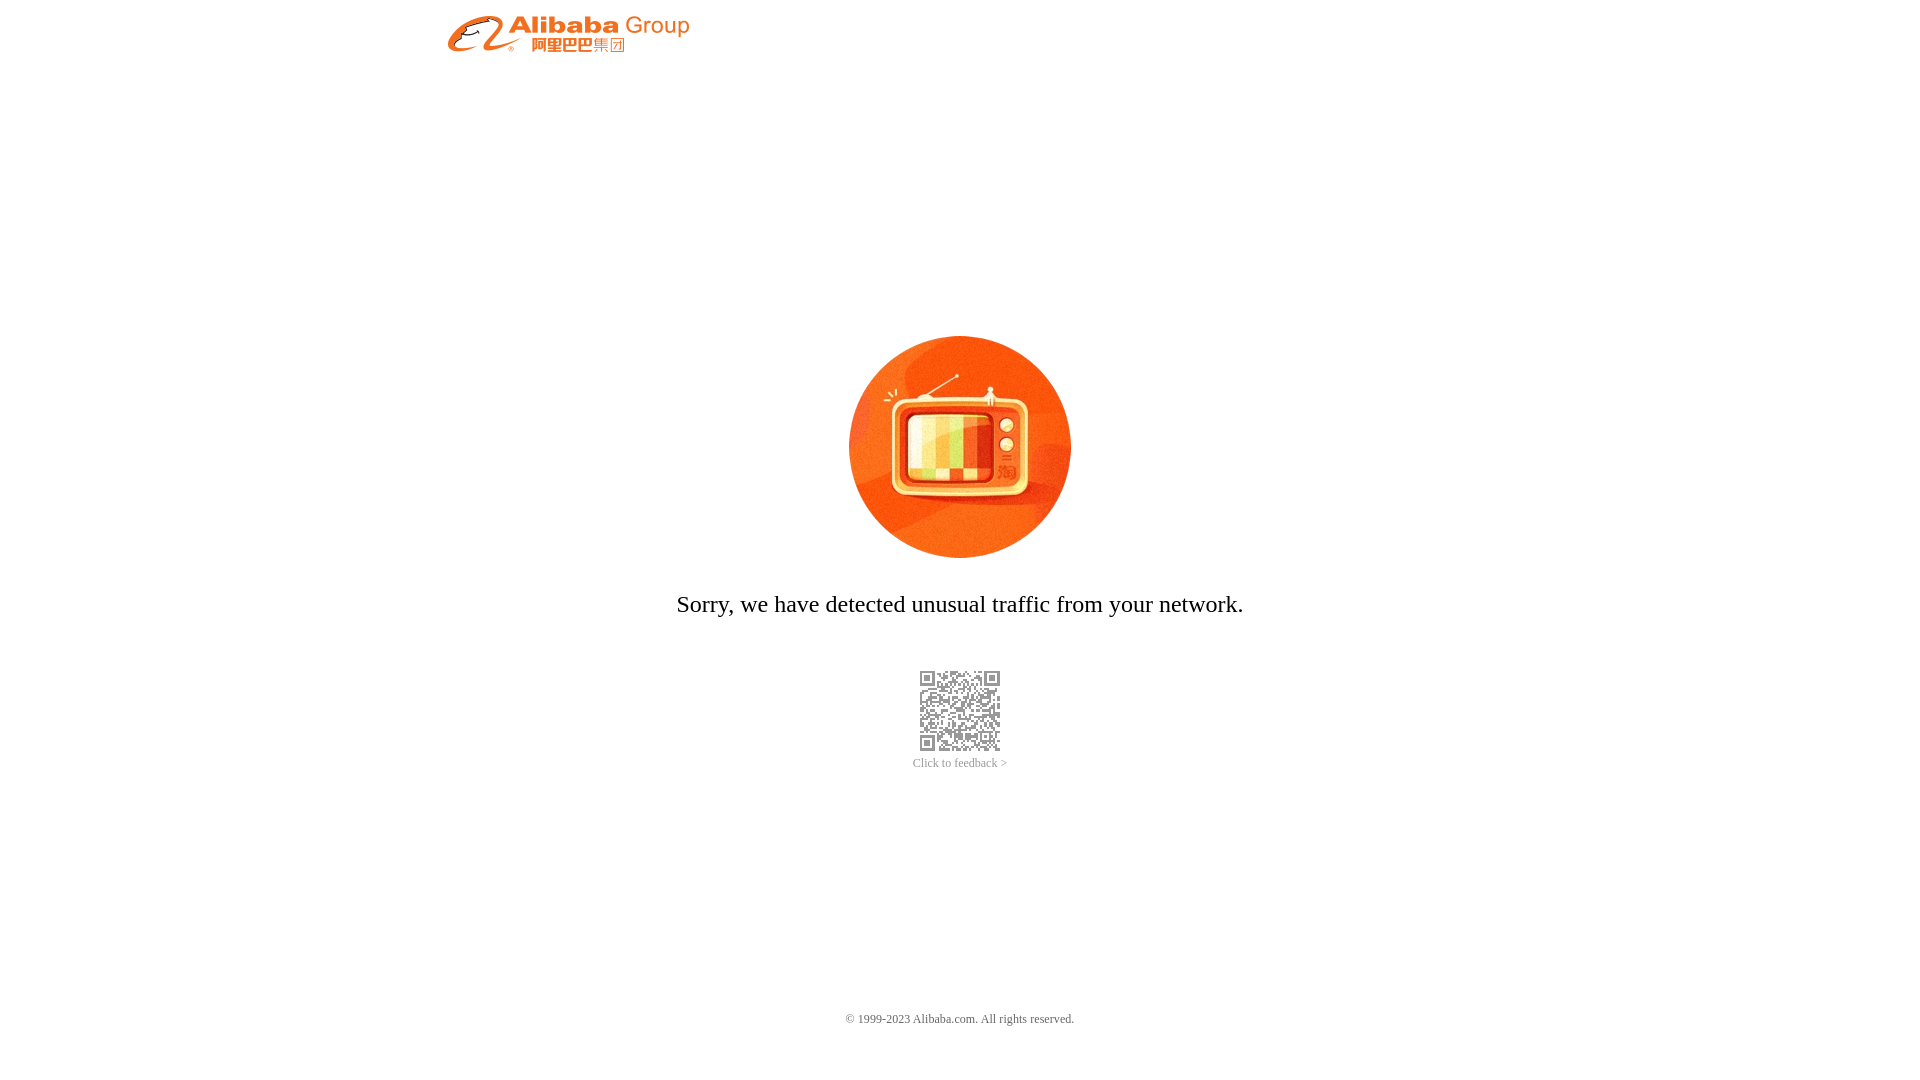  Describe the element at coordinates (960, 763) in the screenshot. I see `'Click to feedback >'` at that location.